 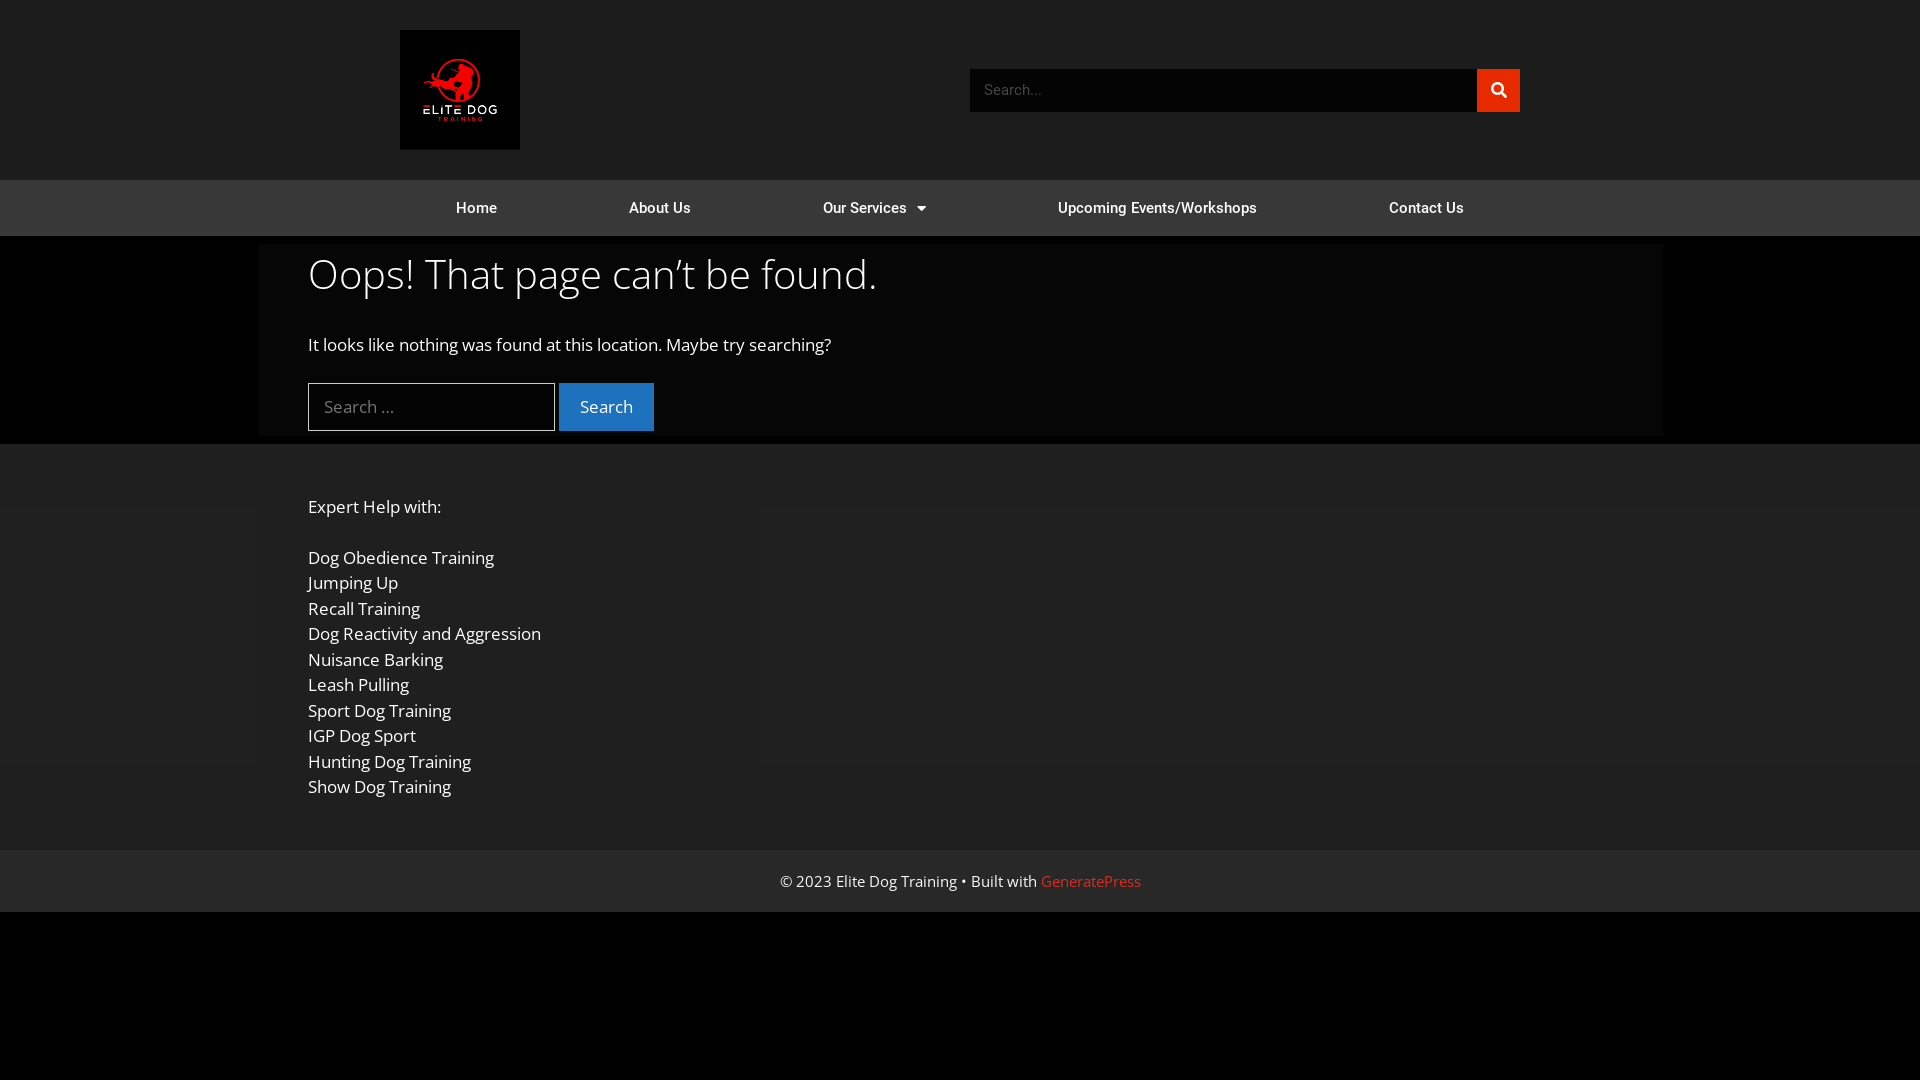 I want to click on 'About Us', so click(x=660, y=208).